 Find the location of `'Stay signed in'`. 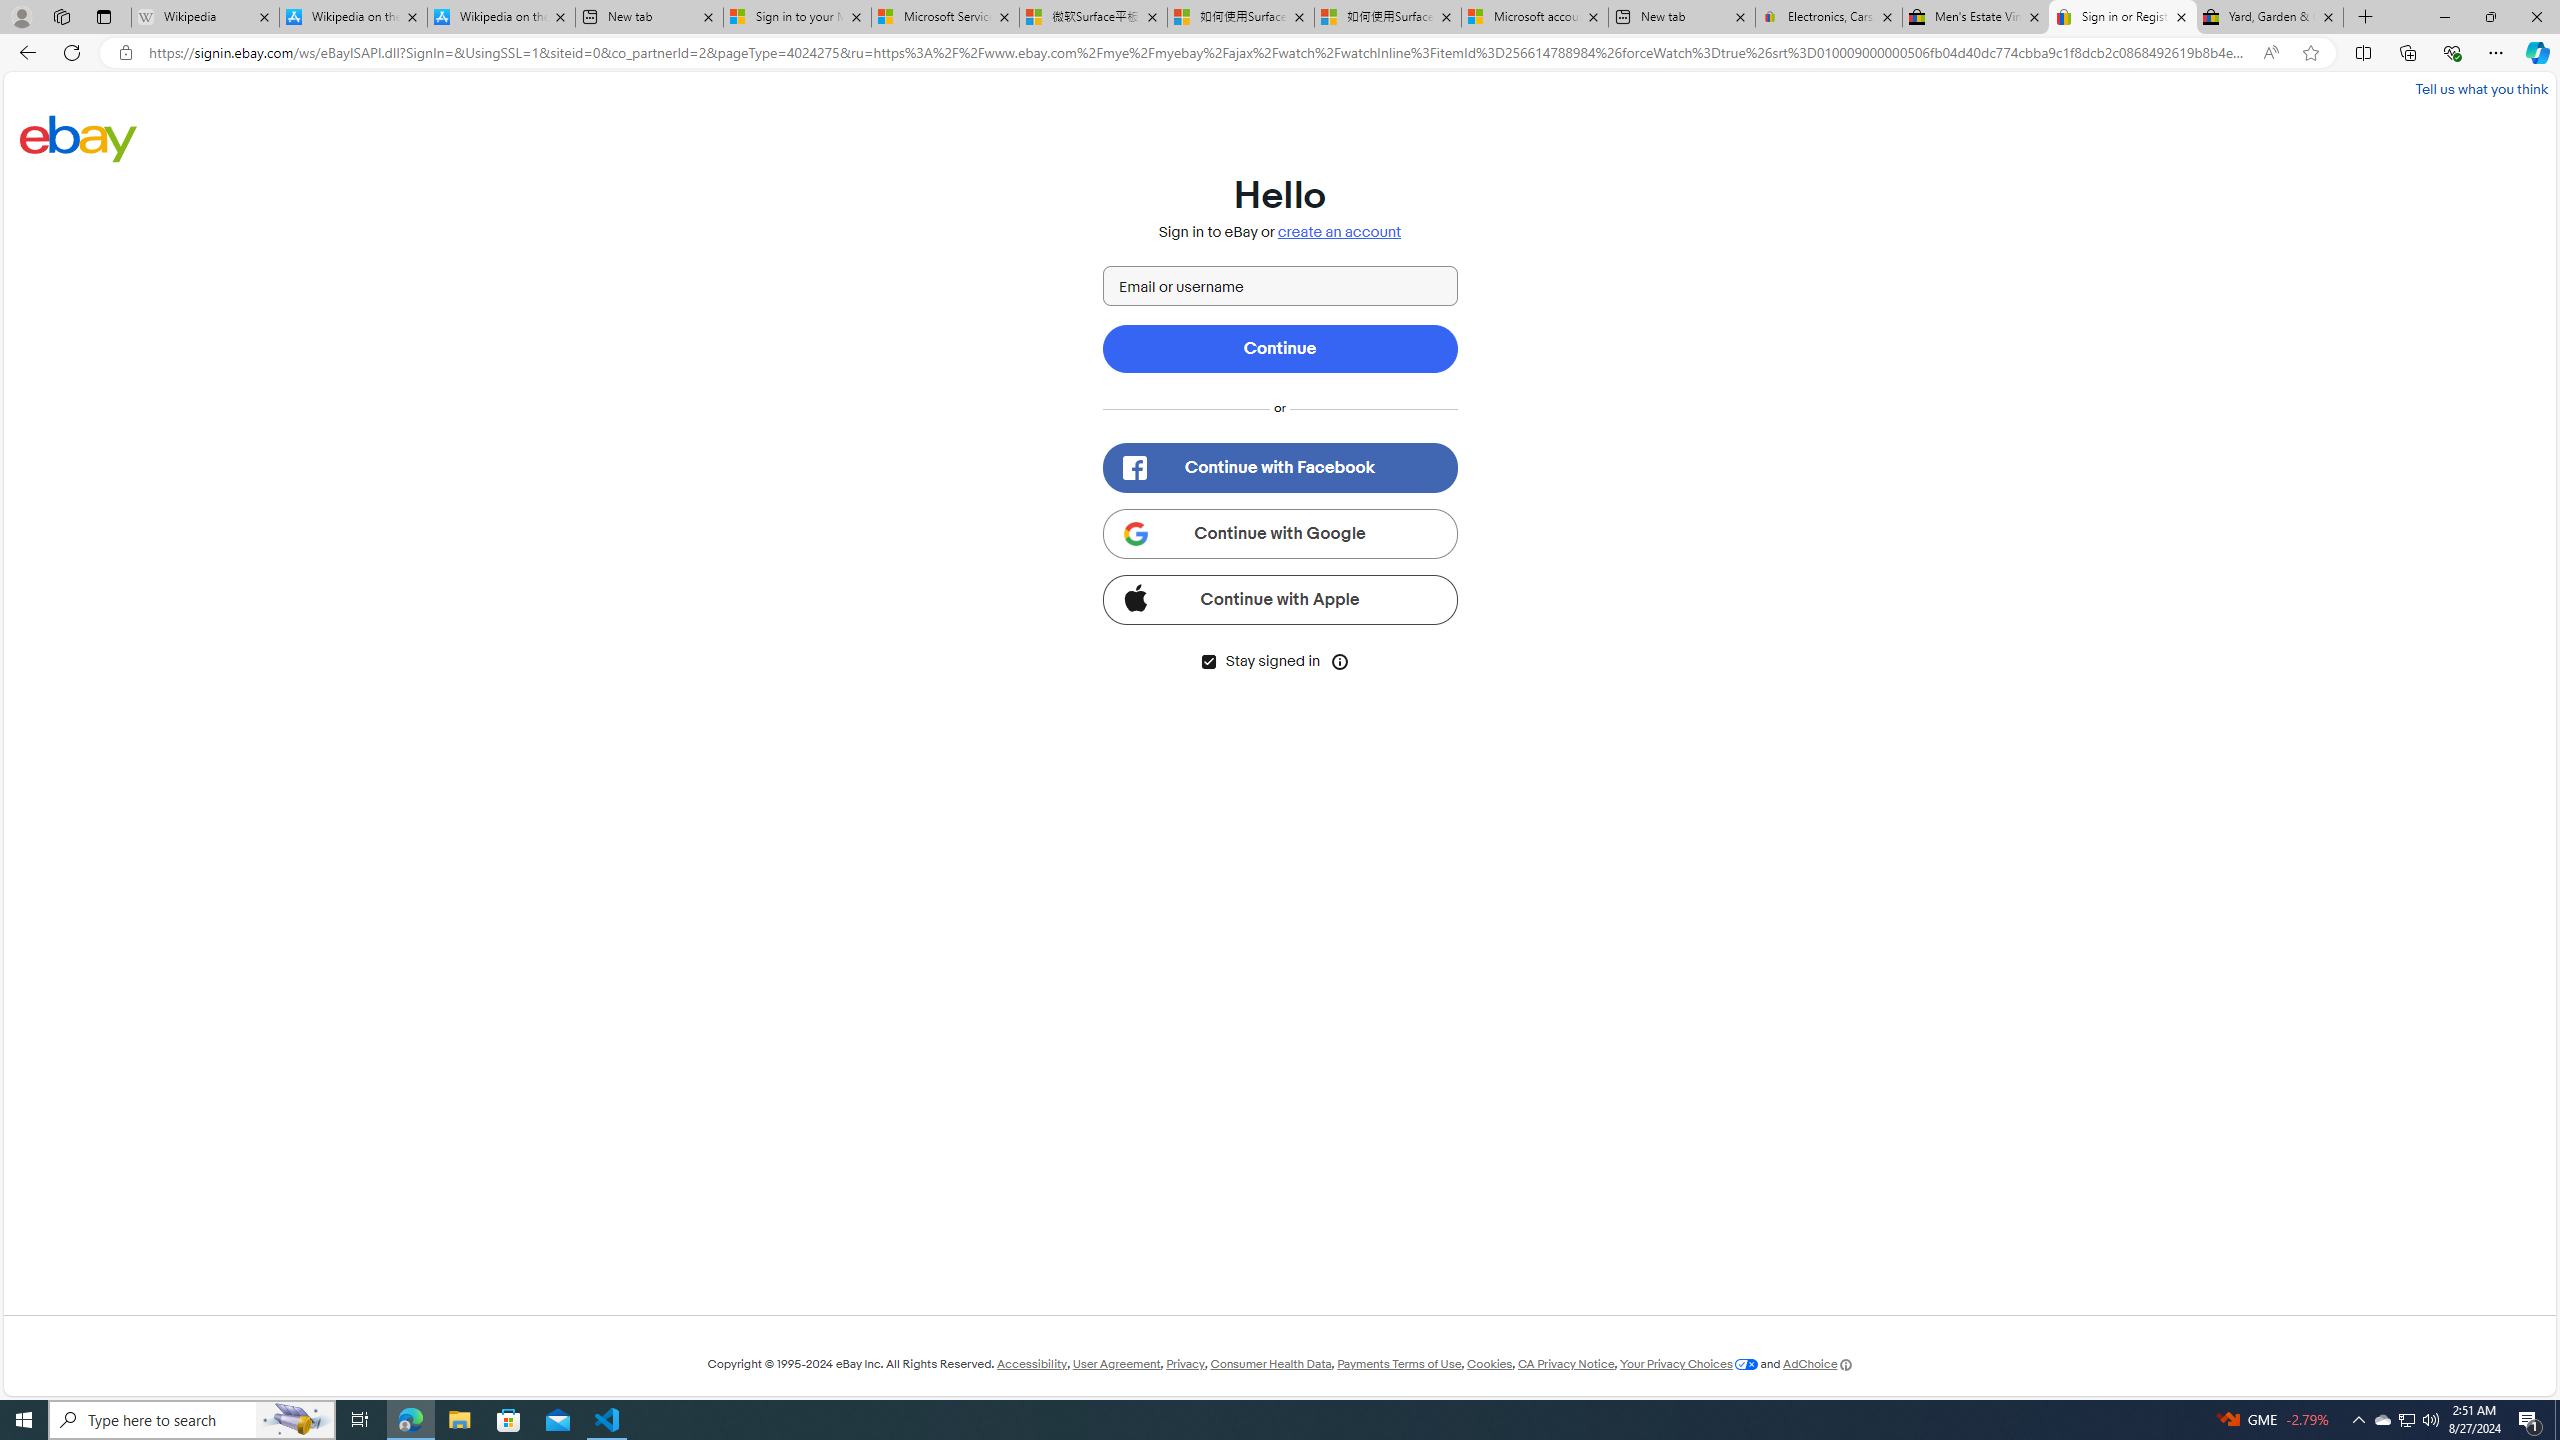

'Stay signed in' is located at coordinates (1207, 660).